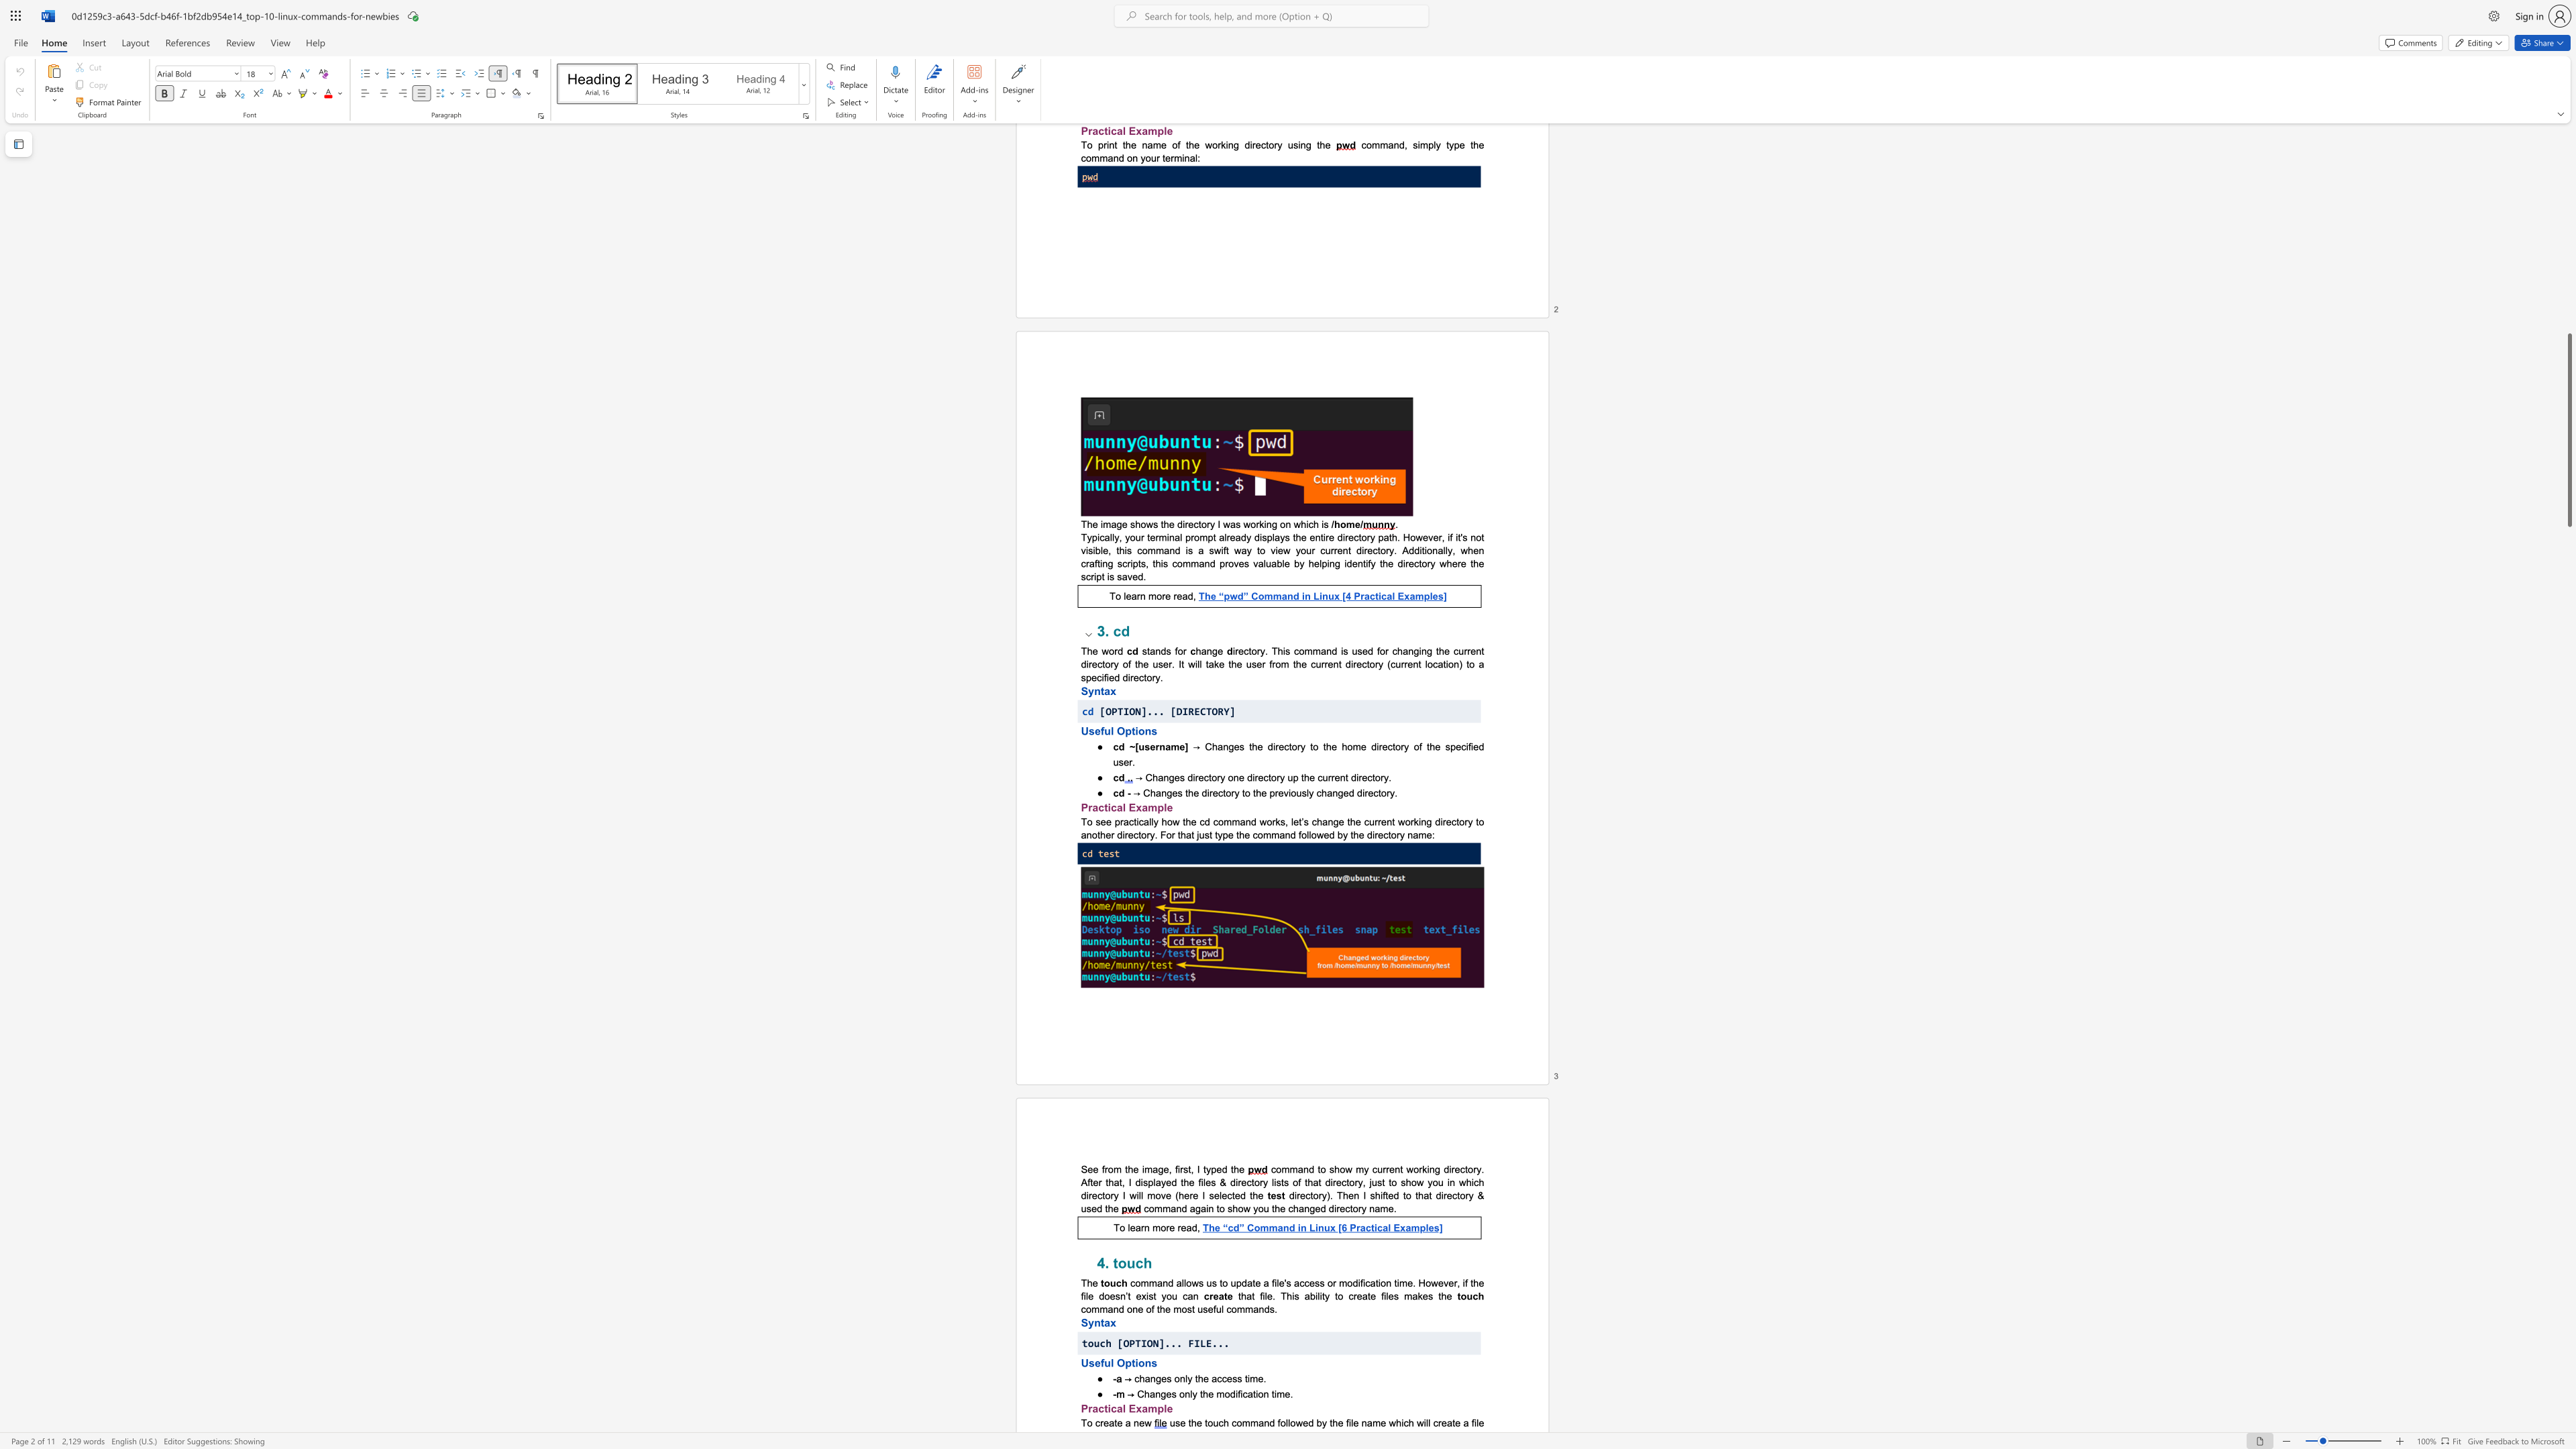  Describe the element at coordinates (1408, 1227) in the screenshot. I see `the 4th character "a" in the text` at that location.